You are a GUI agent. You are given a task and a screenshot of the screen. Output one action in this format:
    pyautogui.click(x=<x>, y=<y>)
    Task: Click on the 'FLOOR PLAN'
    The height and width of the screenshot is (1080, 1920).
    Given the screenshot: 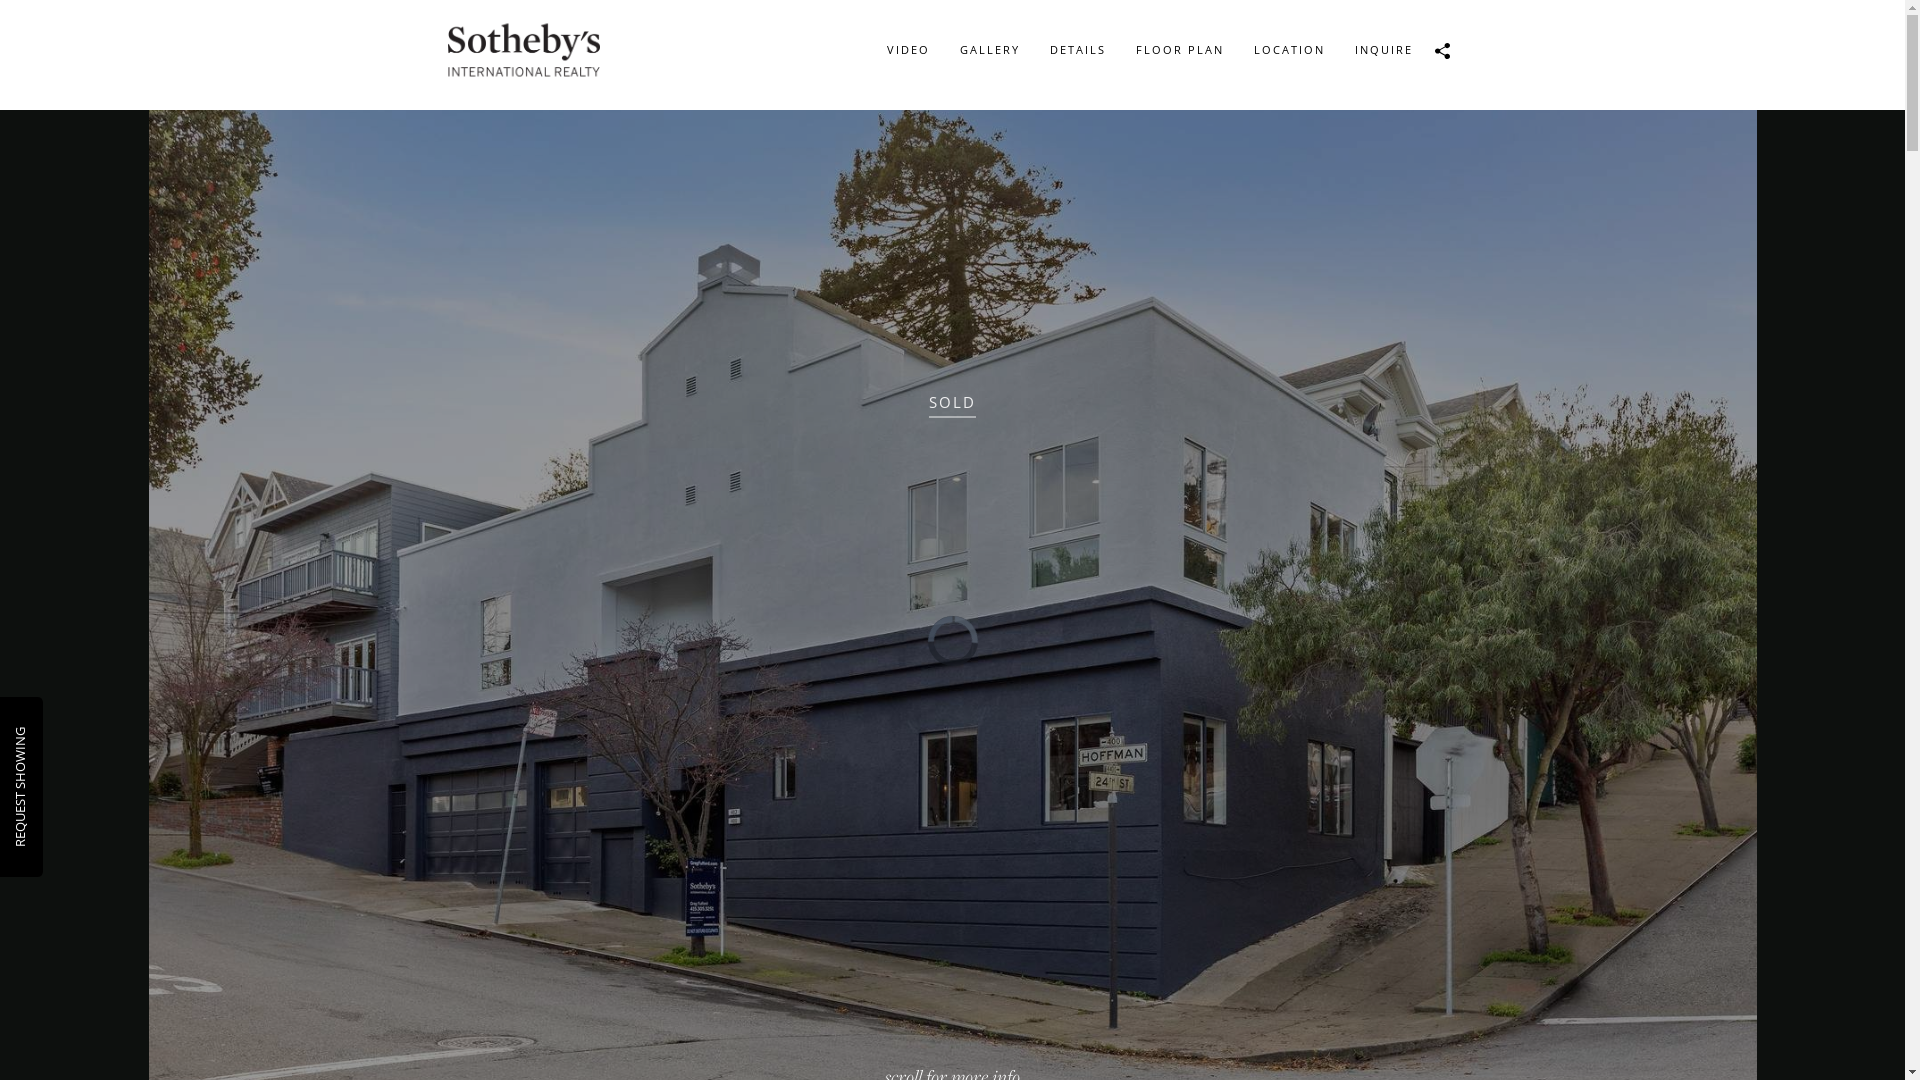 What is the action you would take?
    pyautogui.click(x=1179, y=49)
    